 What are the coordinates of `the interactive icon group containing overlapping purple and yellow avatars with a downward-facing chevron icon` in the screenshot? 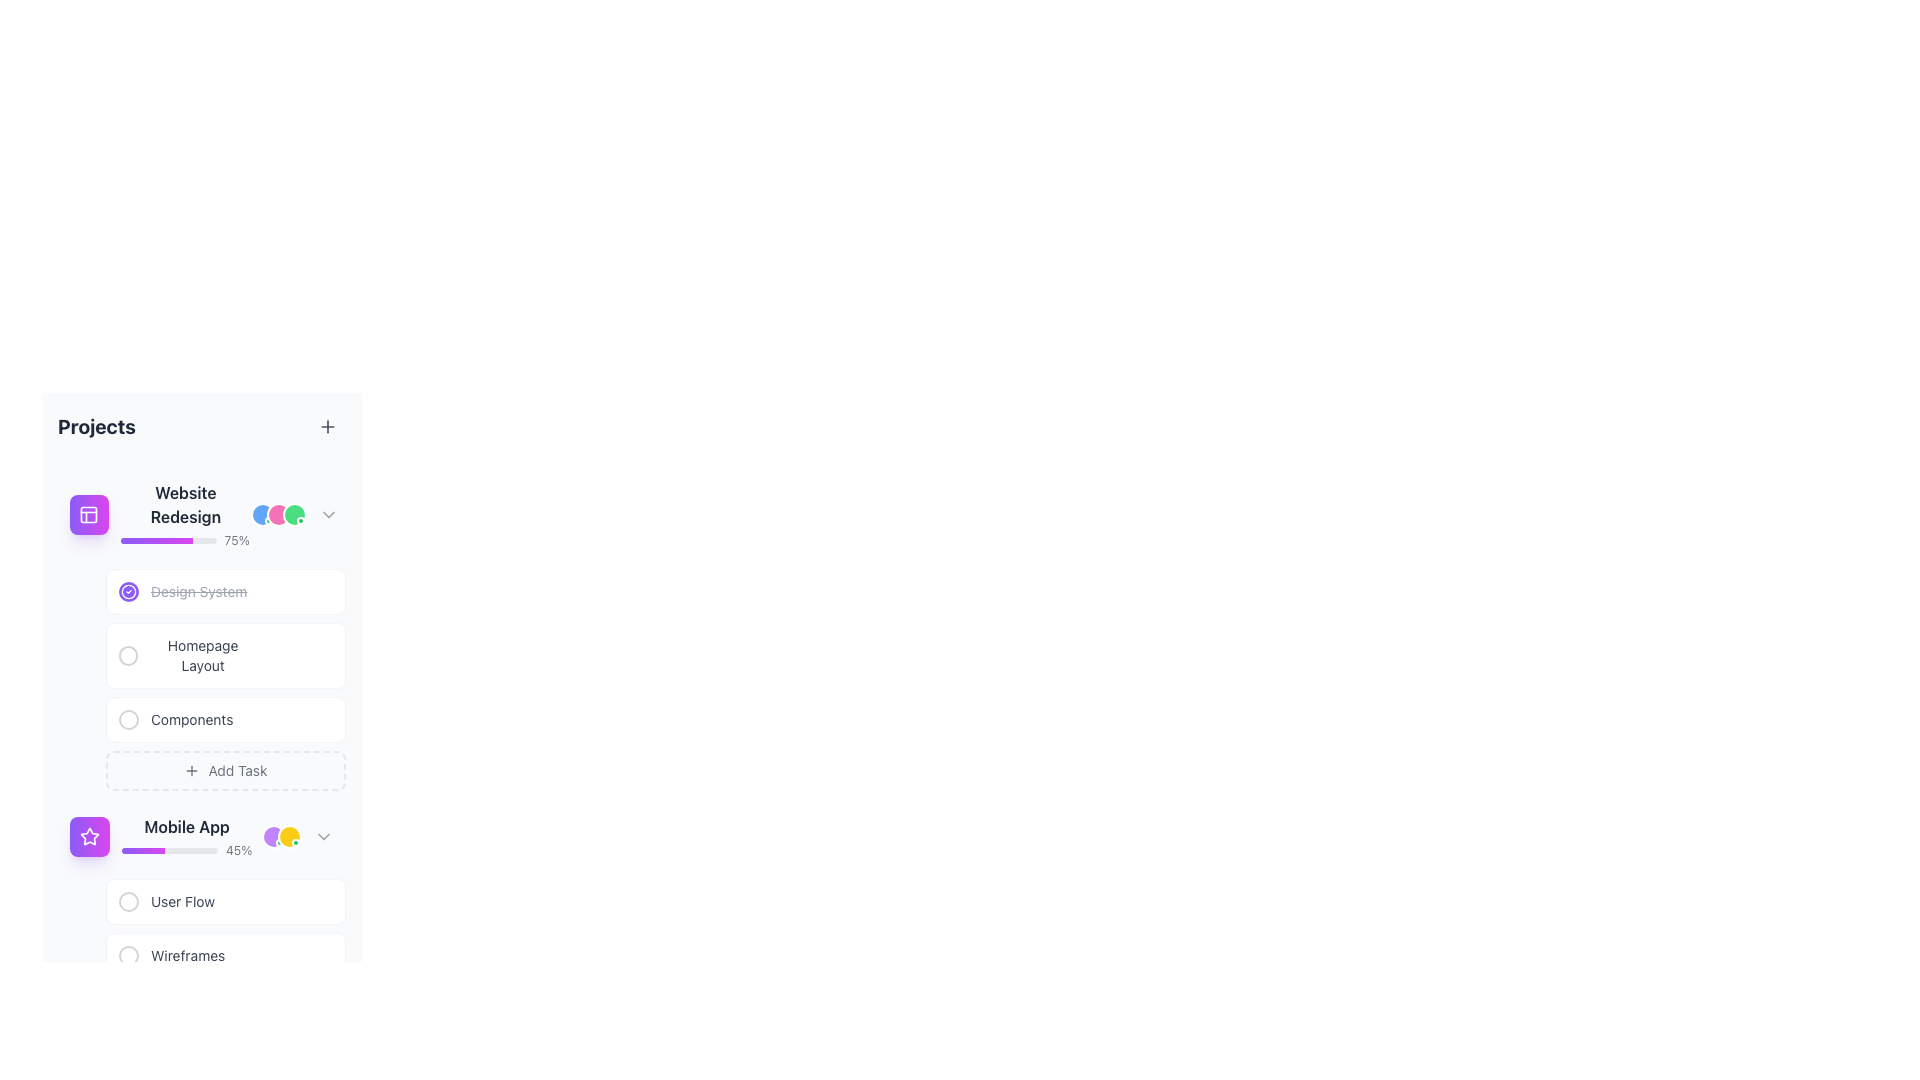 It's located at (296, 837).